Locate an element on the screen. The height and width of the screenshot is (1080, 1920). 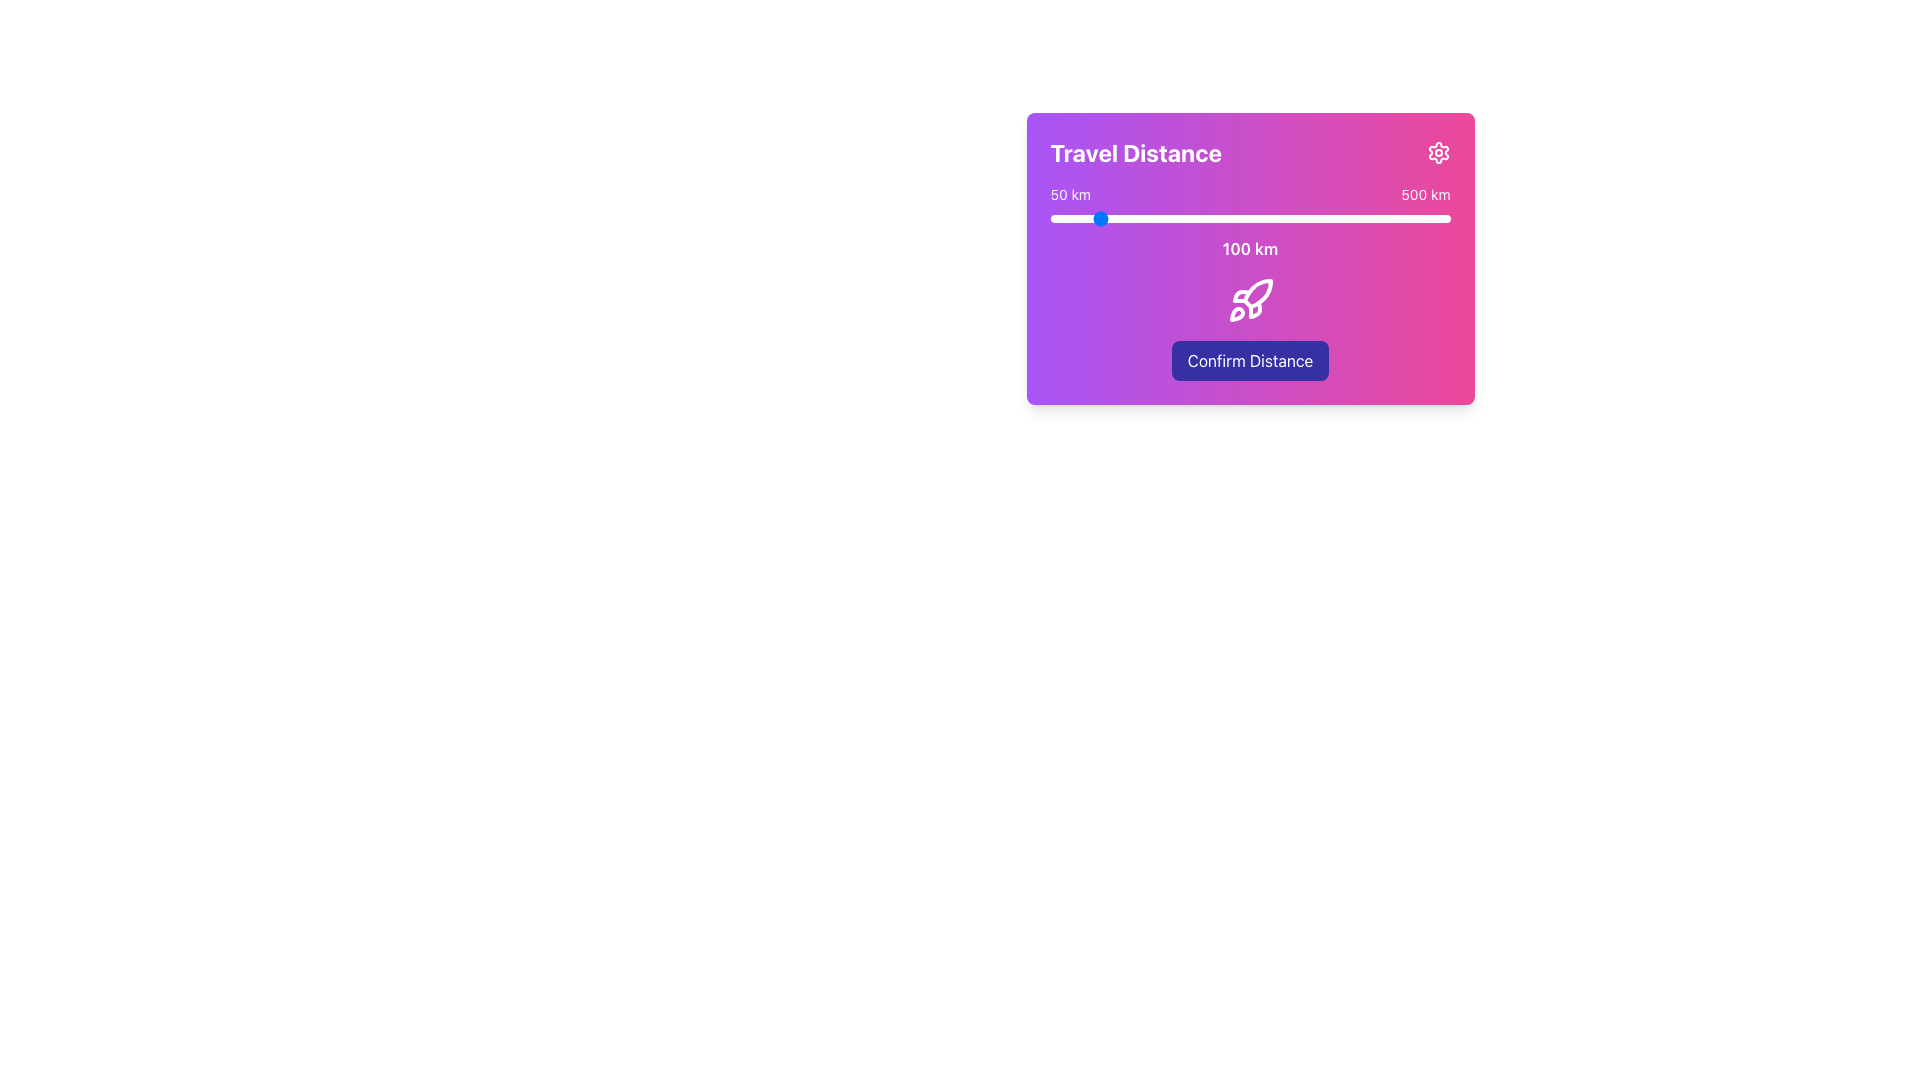
the travel distance is located at coordinates (1348, 219).